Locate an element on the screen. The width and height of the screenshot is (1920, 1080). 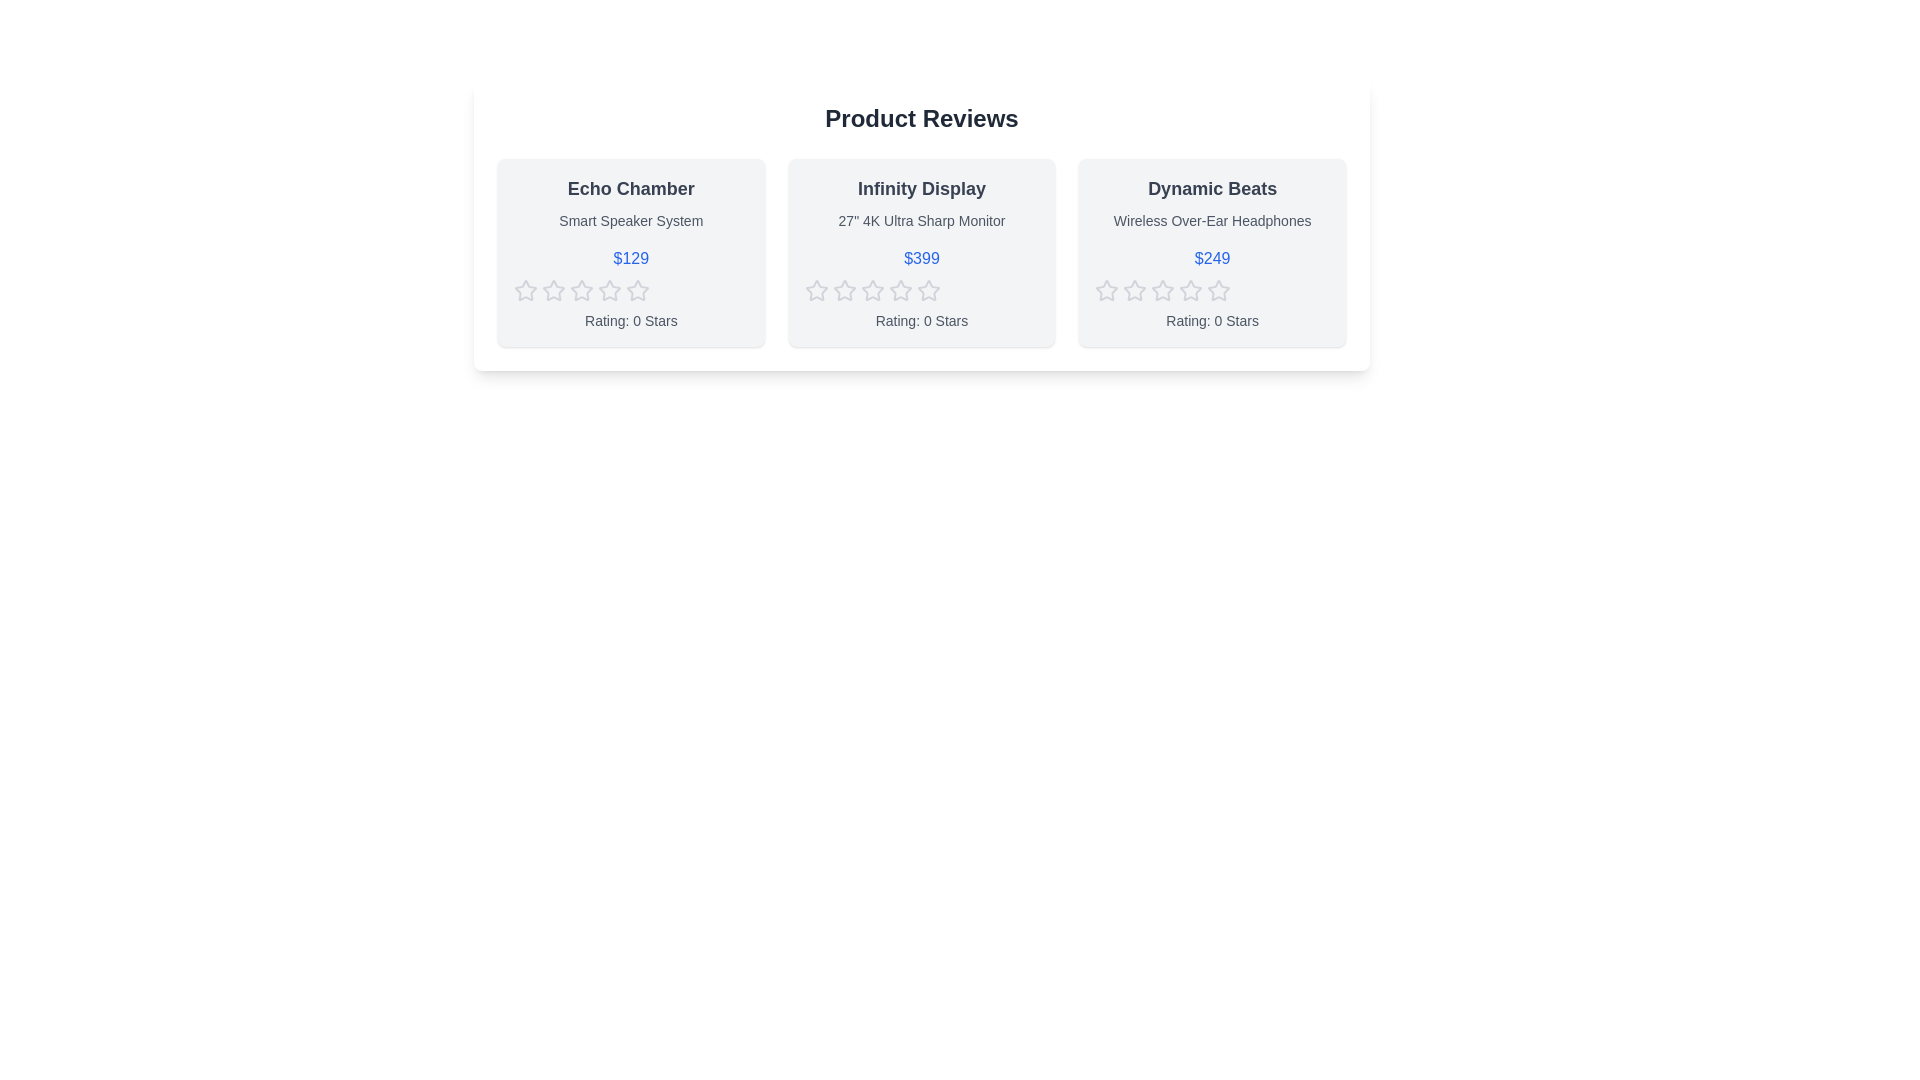
the fourth star icon, which is a hollow outline star with a light gray stroke is located at coordinates (927, 290).